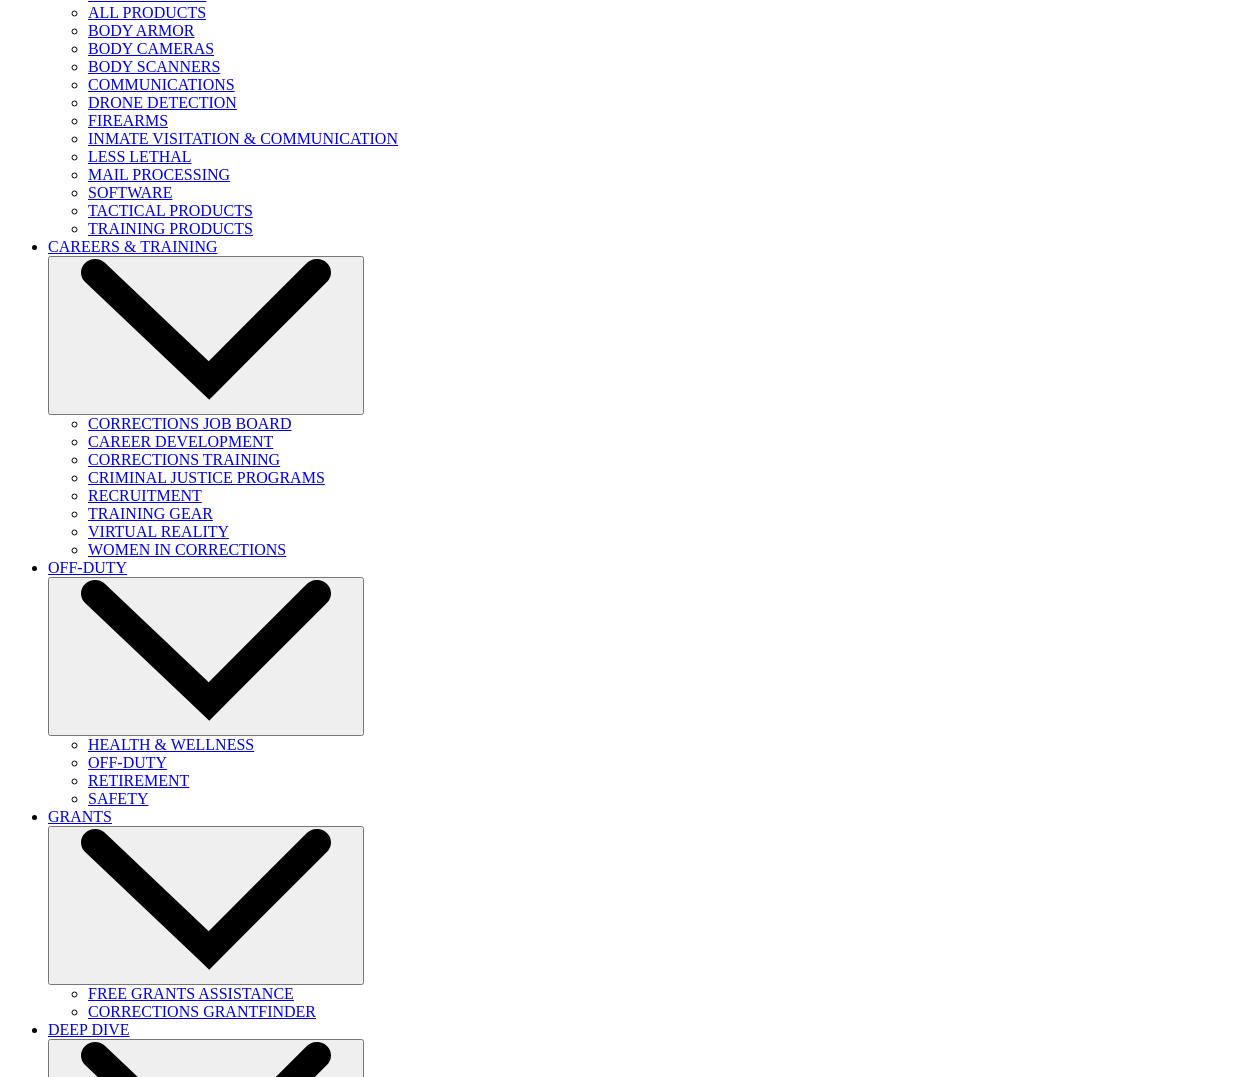  Describe the element at coordinates (188, 422) in the screenshot. I see `'CORRECTIONS JOB BOARD'` at that location.